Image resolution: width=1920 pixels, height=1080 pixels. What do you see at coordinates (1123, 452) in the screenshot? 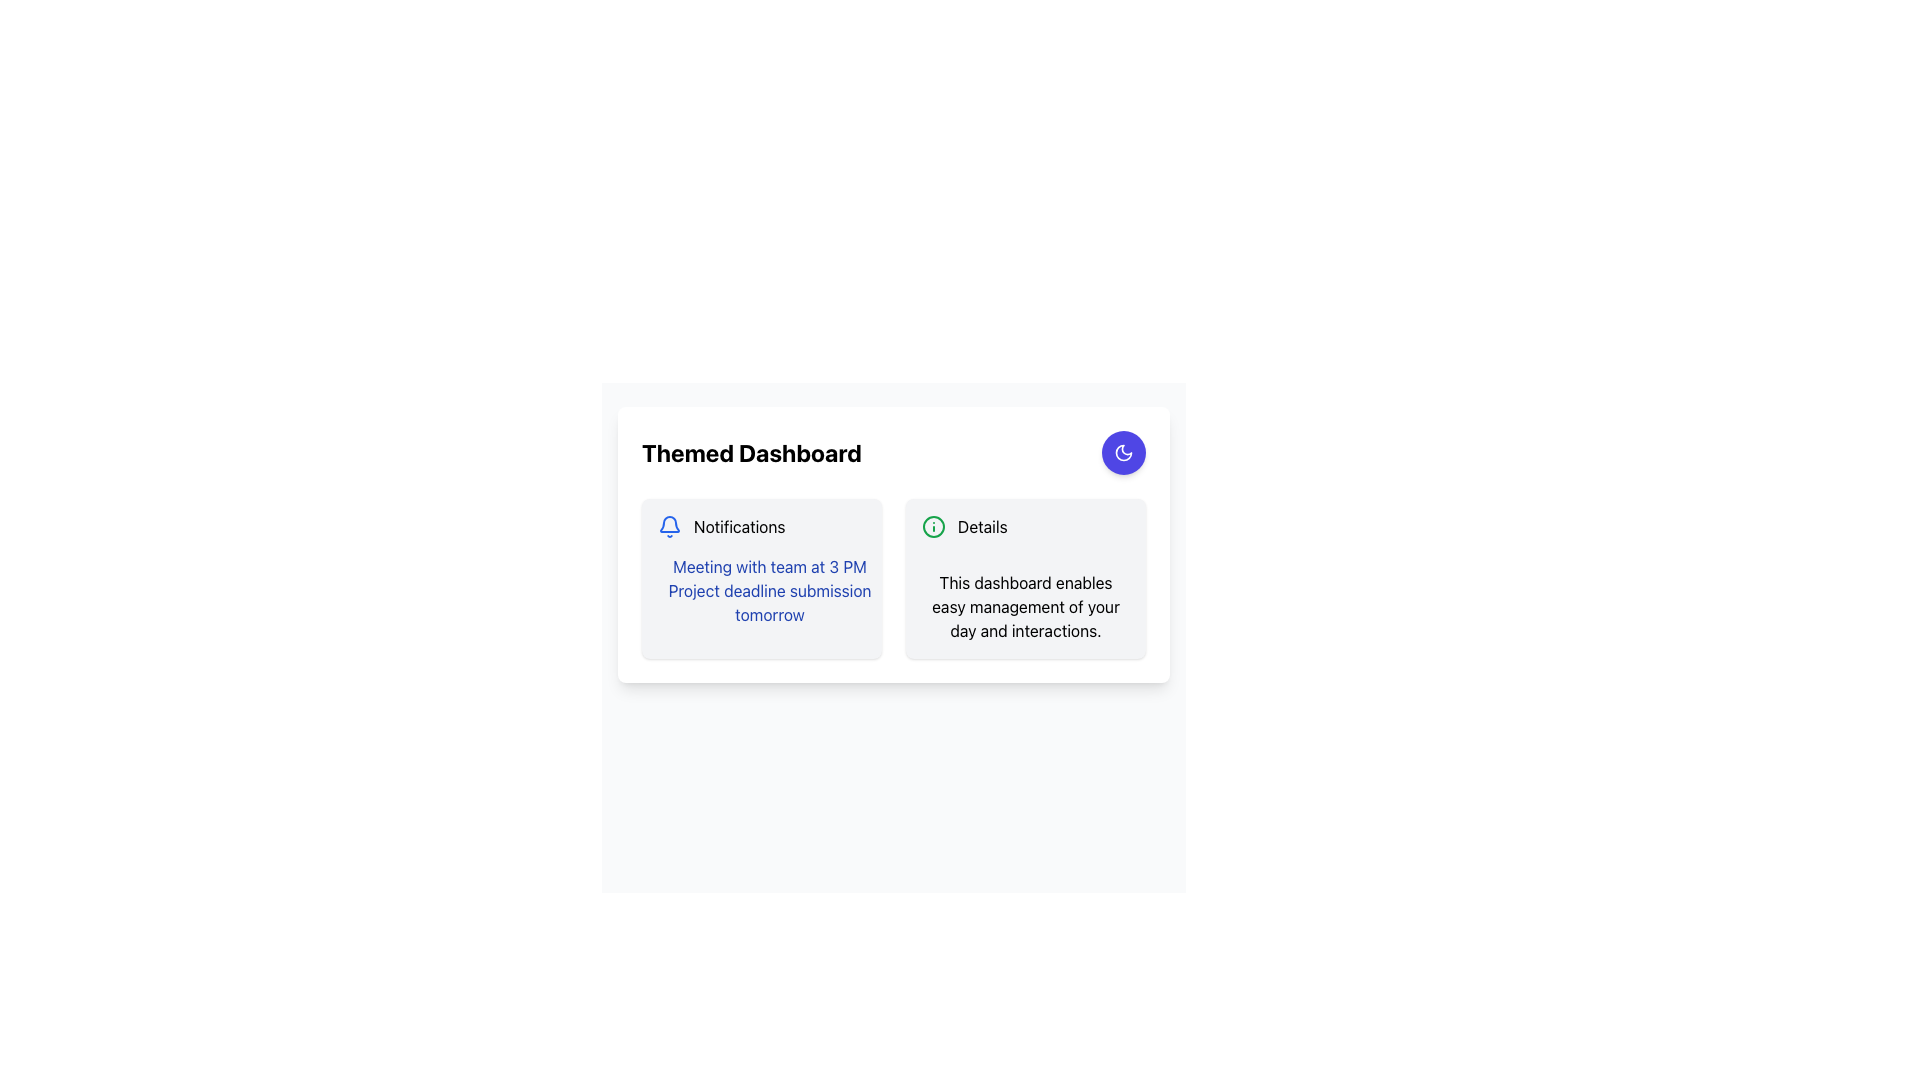
I see `the crescent moon icon in the upper-right corner of the 'Themed Dashboard' card` at bounding box center [1123, 452].